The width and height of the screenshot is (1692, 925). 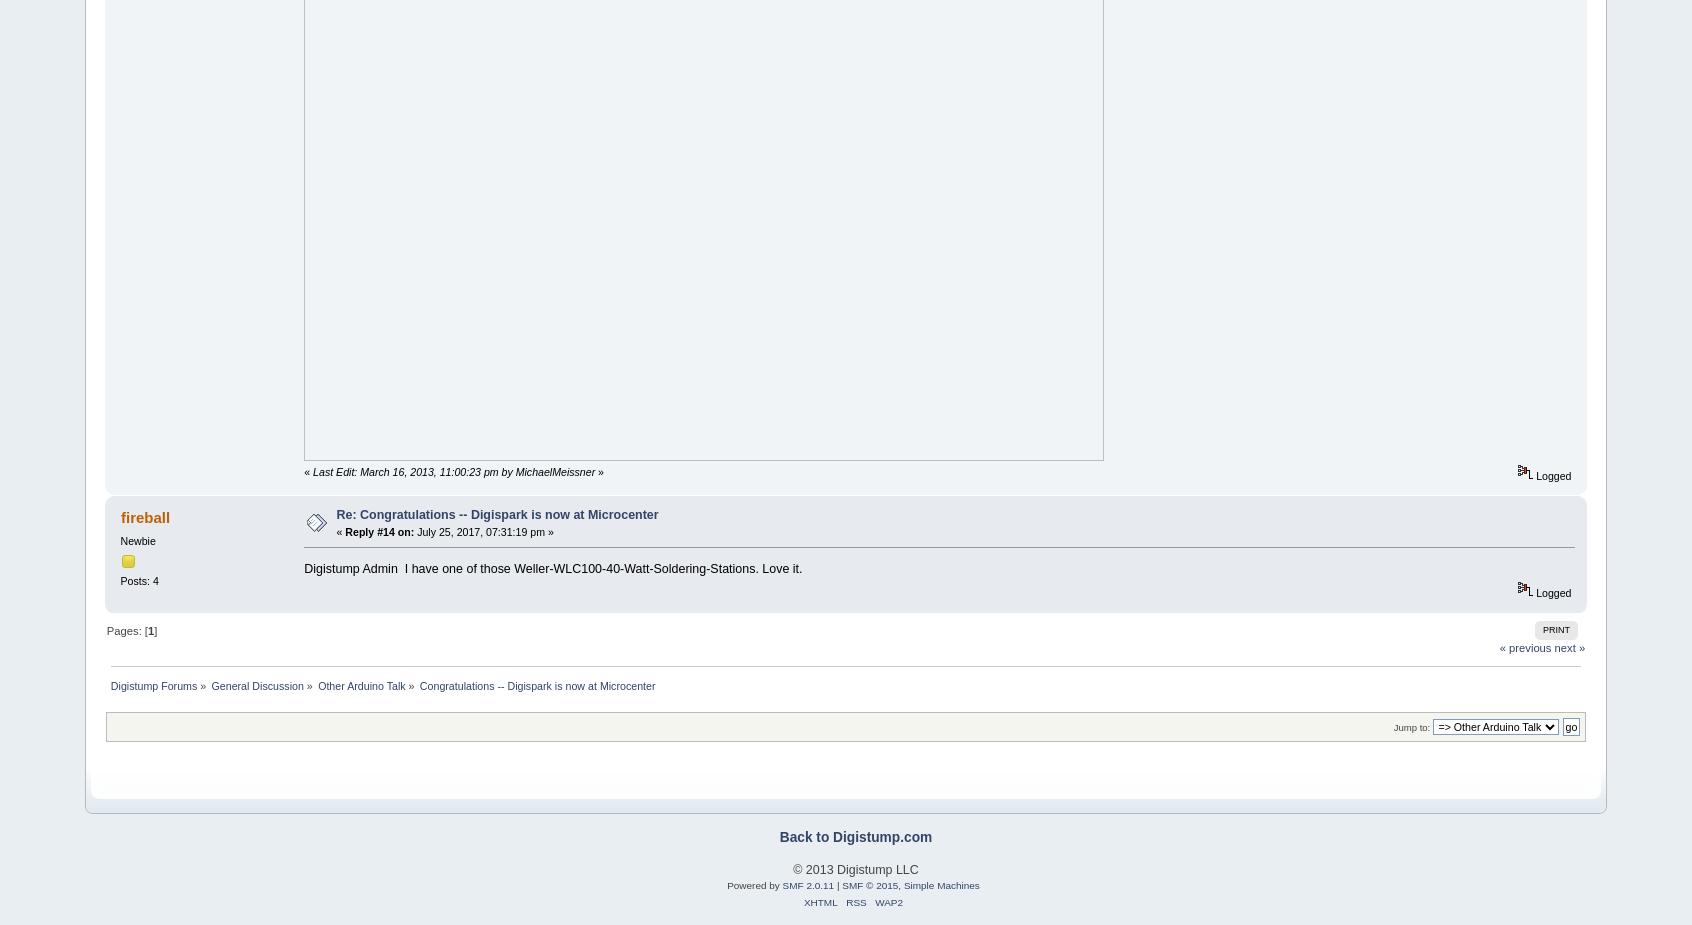 I want to click on 'Reply #14 on:', so click(x=379, y=531).